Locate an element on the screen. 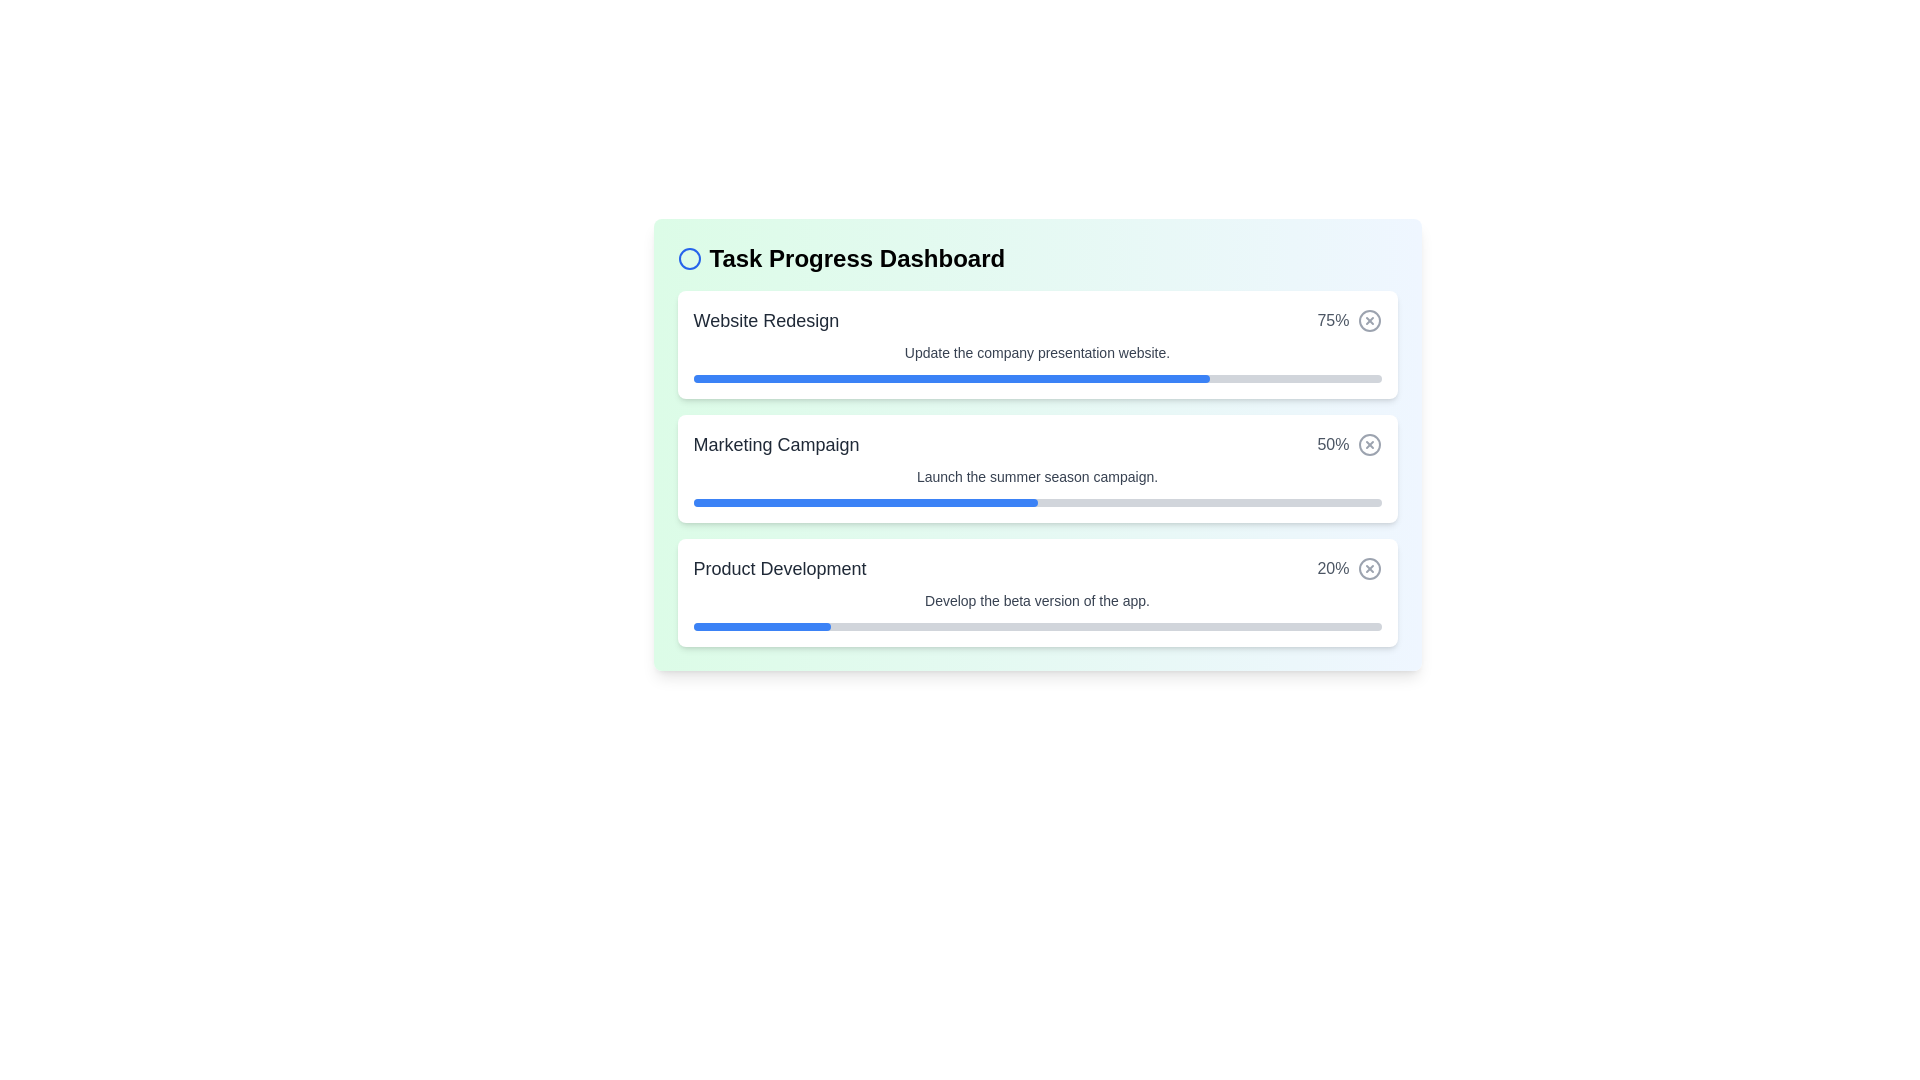 This screenshot has width=1920, height=1080. the circular gray icon with a cross inside it, located in the 'Marketing Campaign' task row, to the right of the '50%' progress percentage text is located at coordinates (1368, 443).